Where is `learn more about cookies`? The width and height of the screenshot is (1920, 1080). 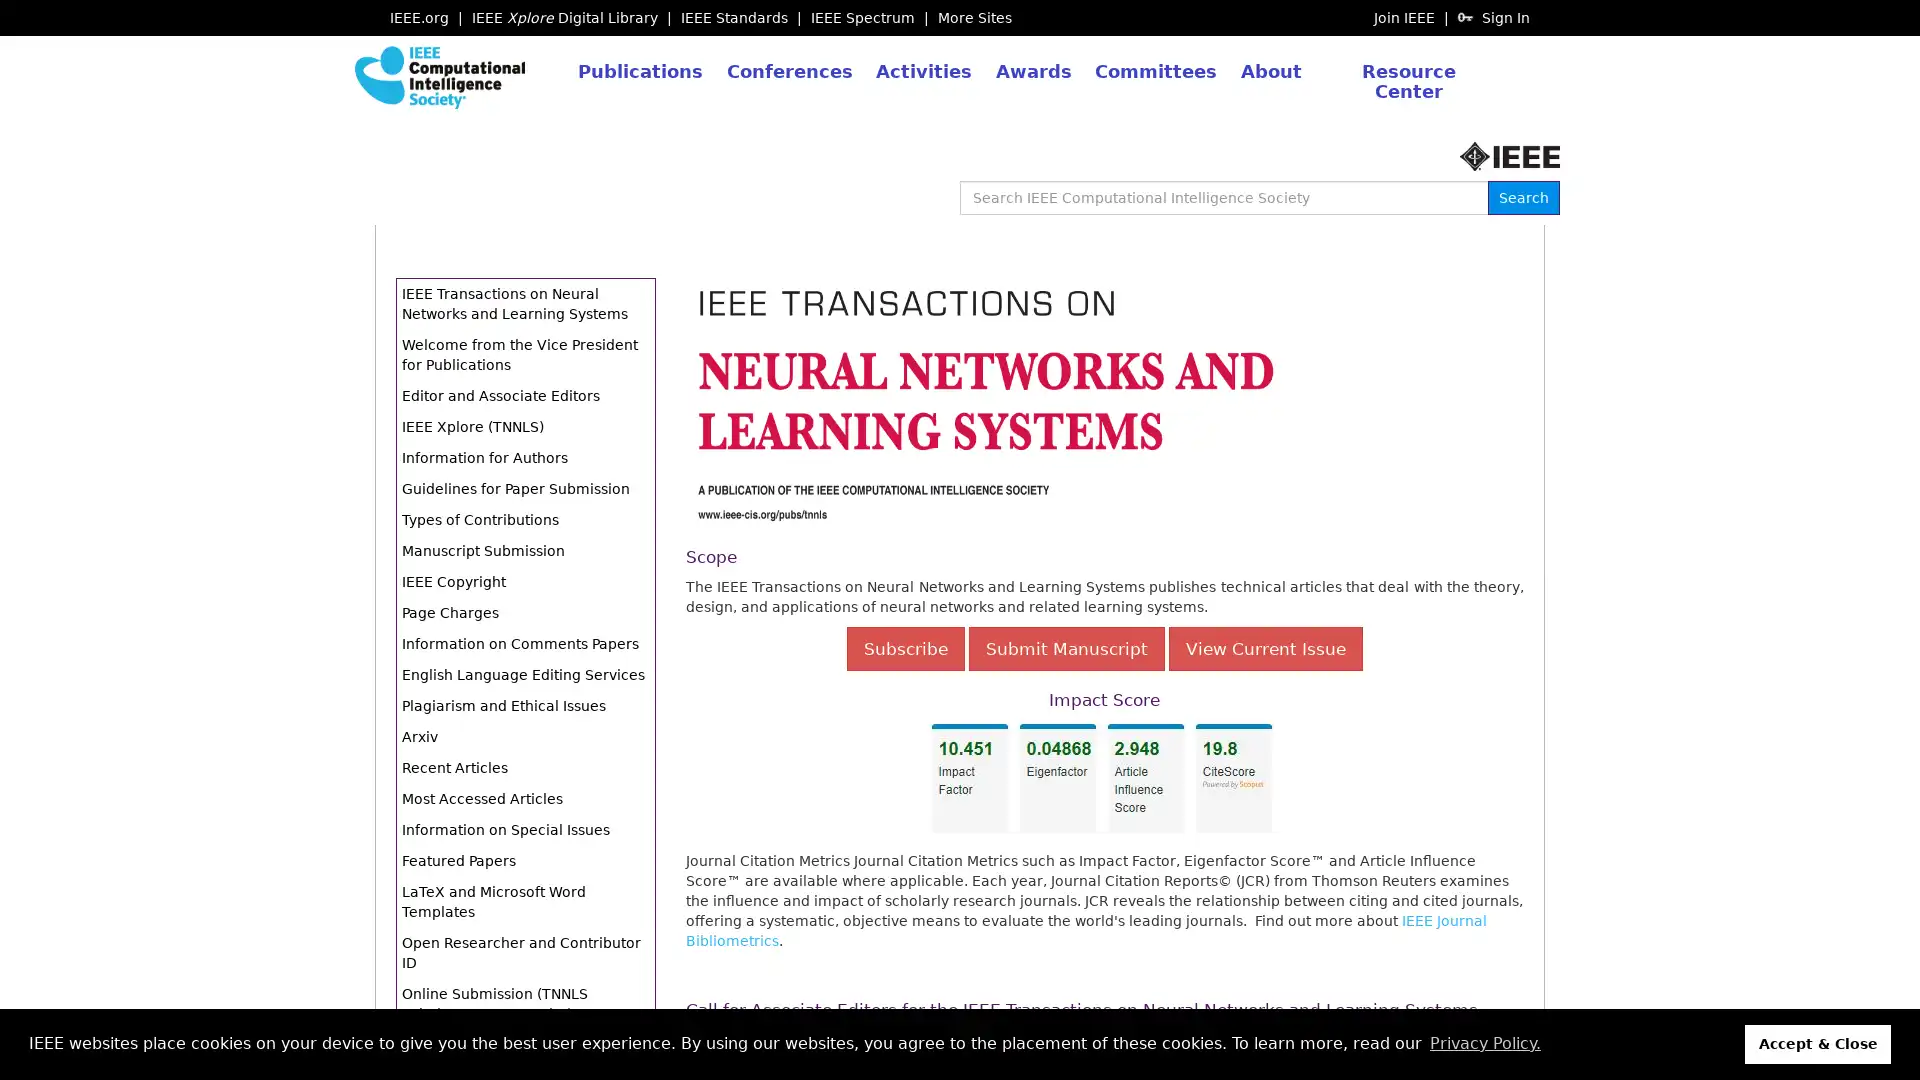 learn more about cookies is located at coordinates (1484, 1043).